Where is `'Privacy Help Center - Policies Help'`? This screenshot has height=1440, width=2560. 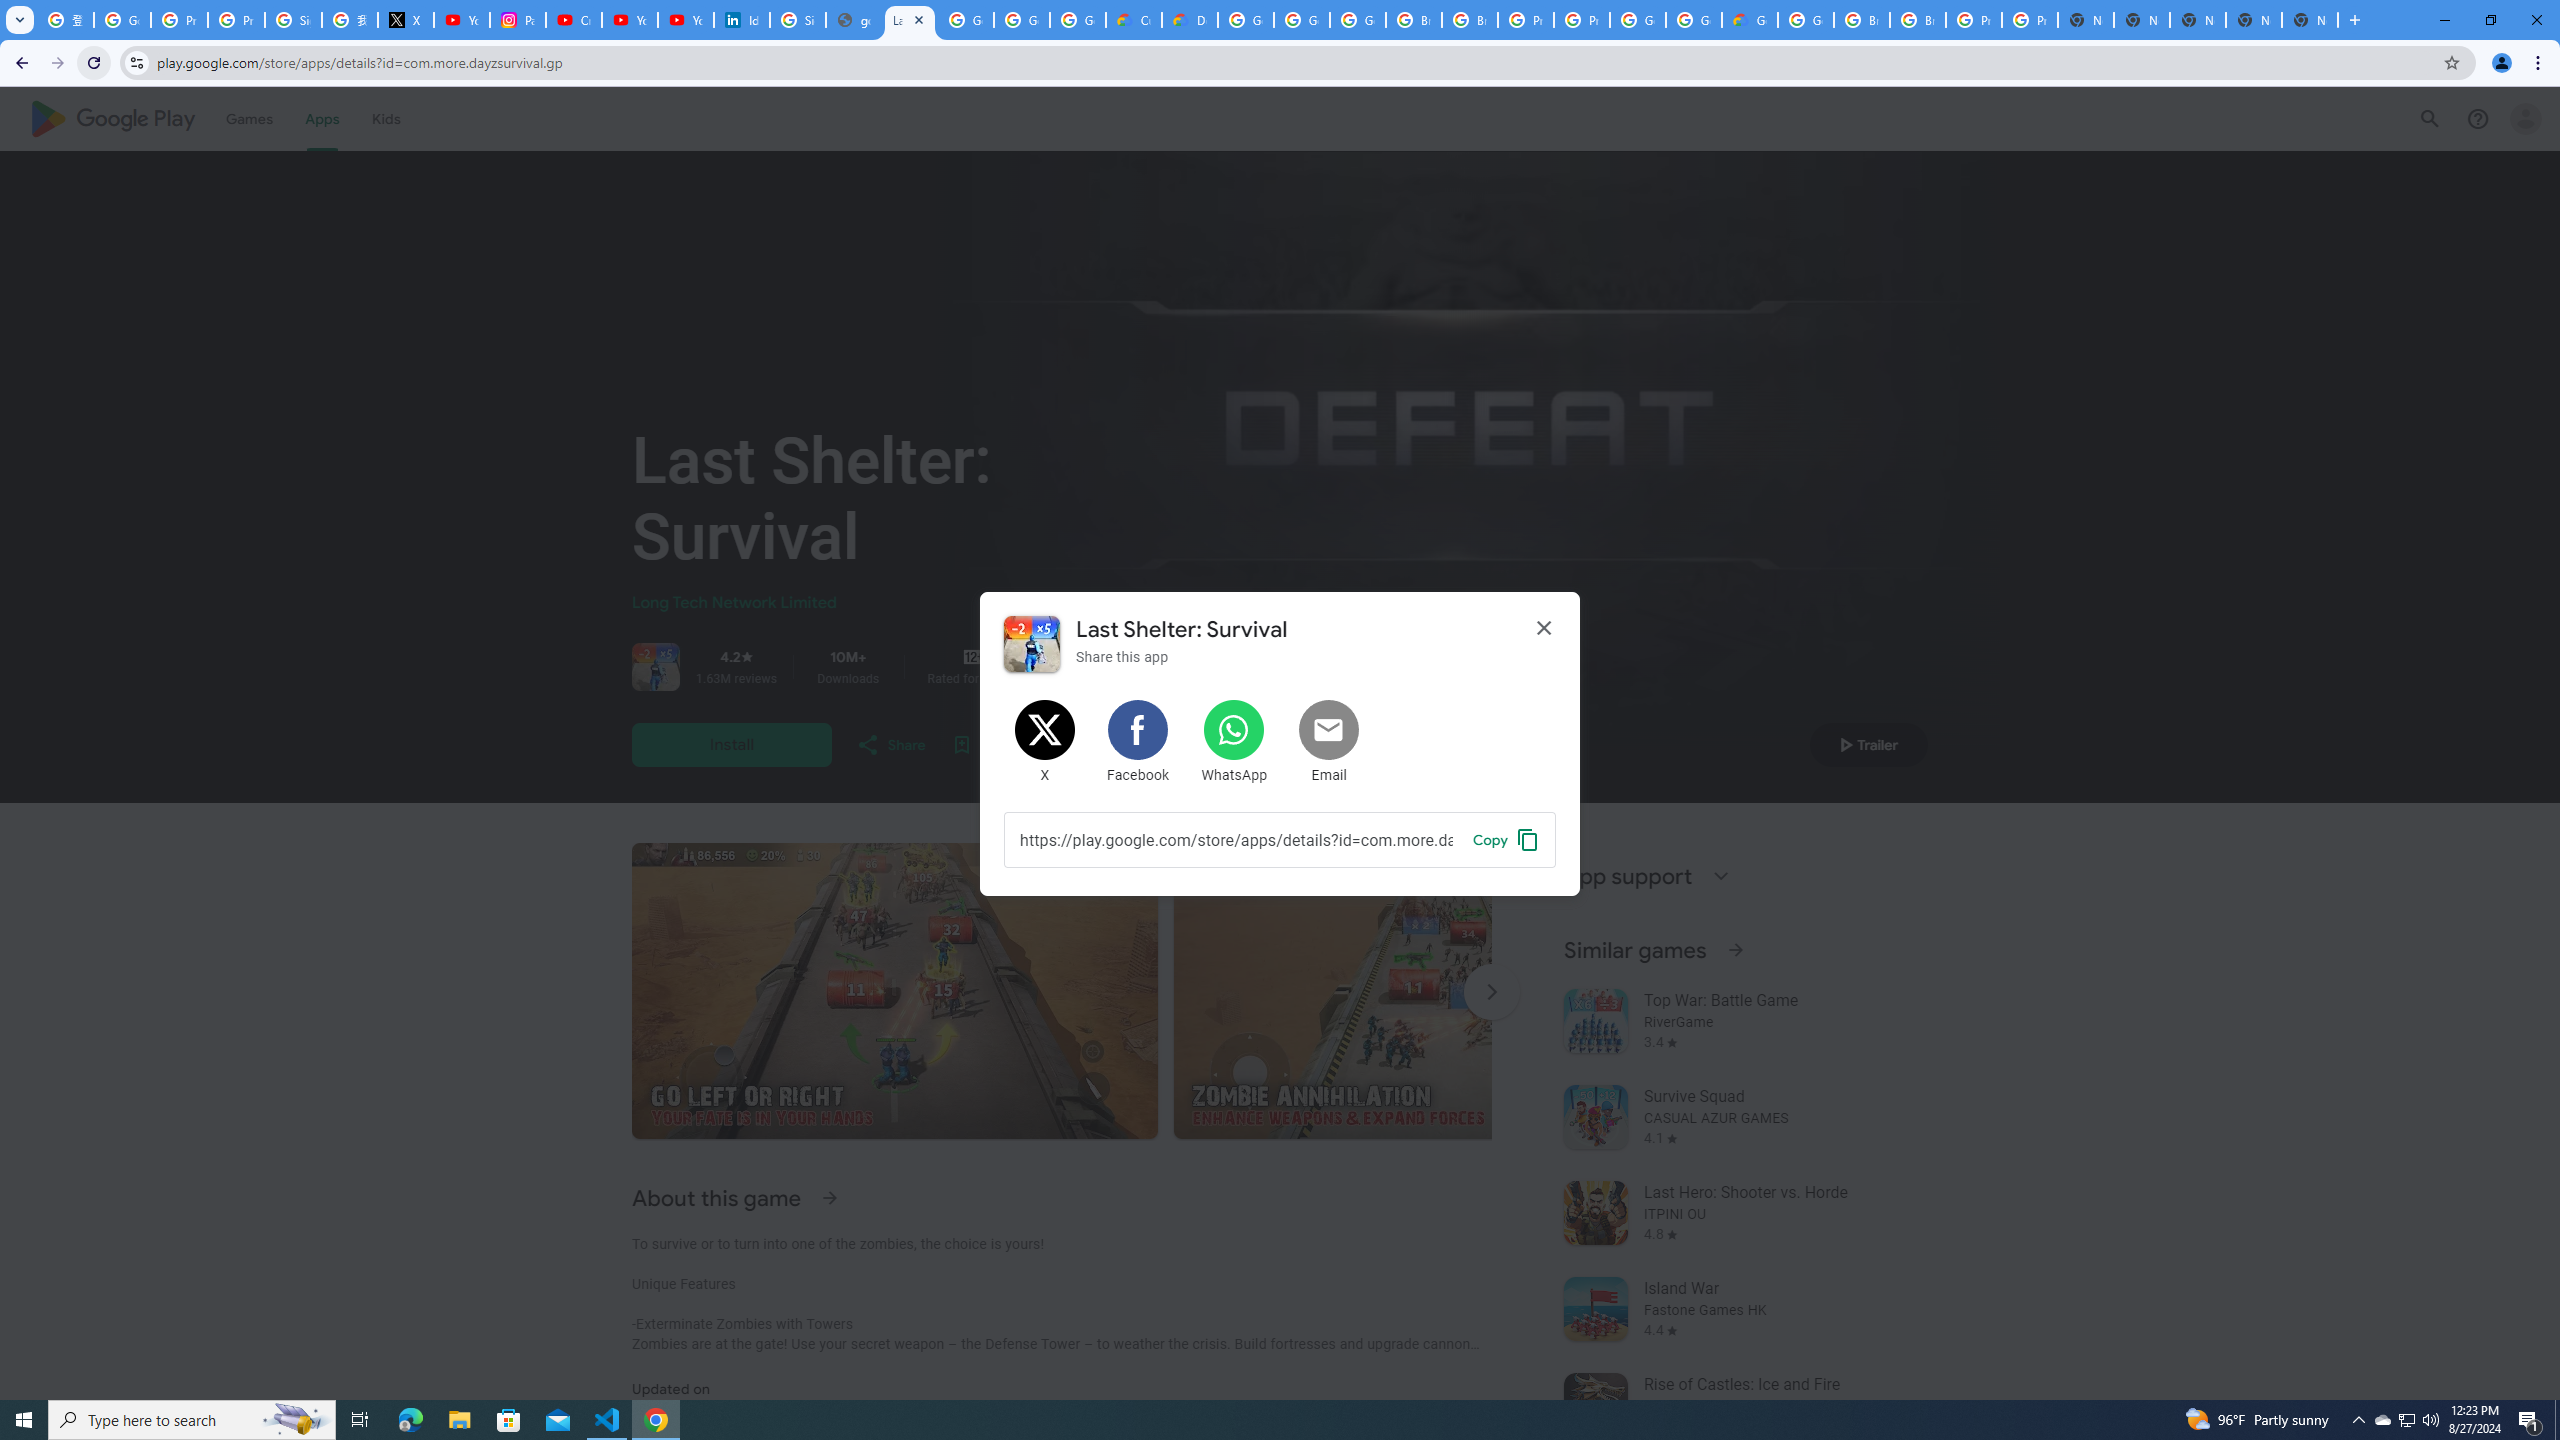
'Privacy Help Center - Policies Help' is located at coordinates (236, 19).